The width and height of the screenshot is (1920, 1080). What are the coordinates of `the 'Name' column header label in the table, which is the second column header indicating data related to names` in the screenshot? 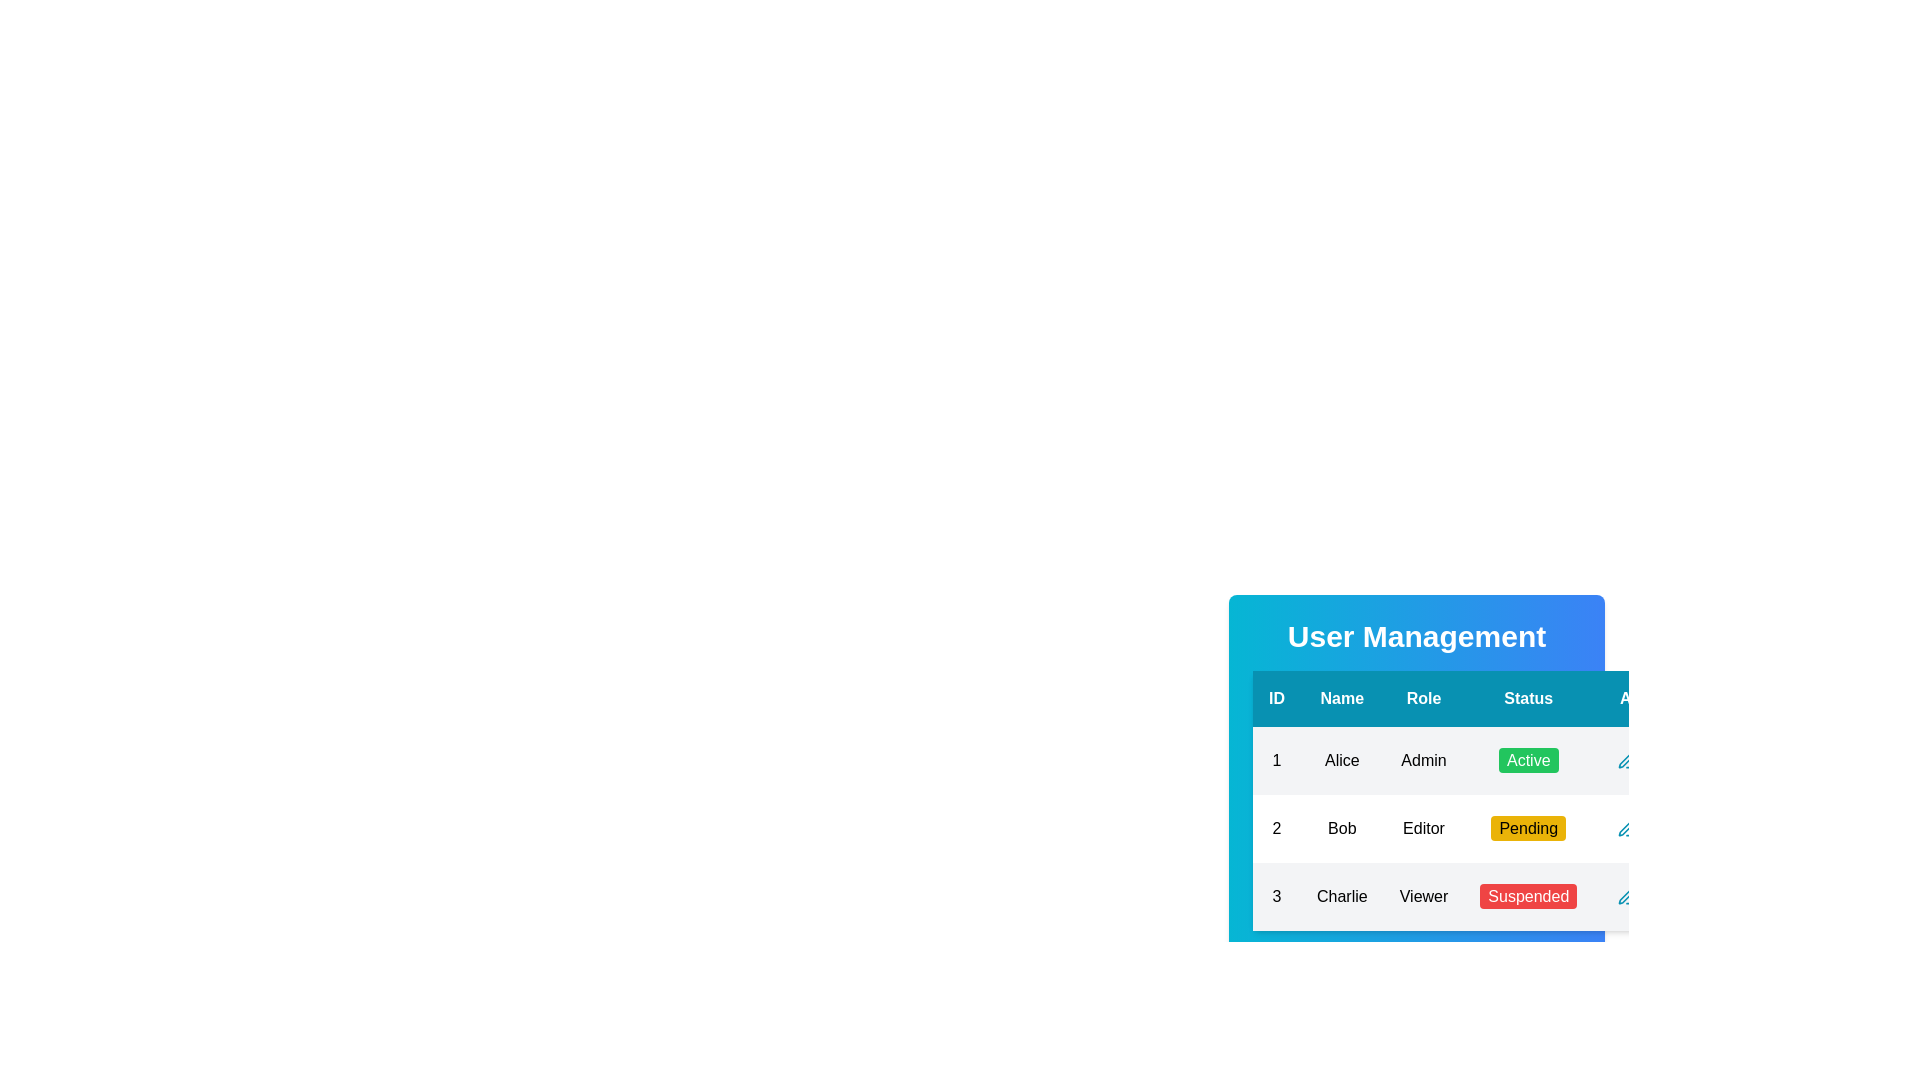 It's located at (1342, 697).